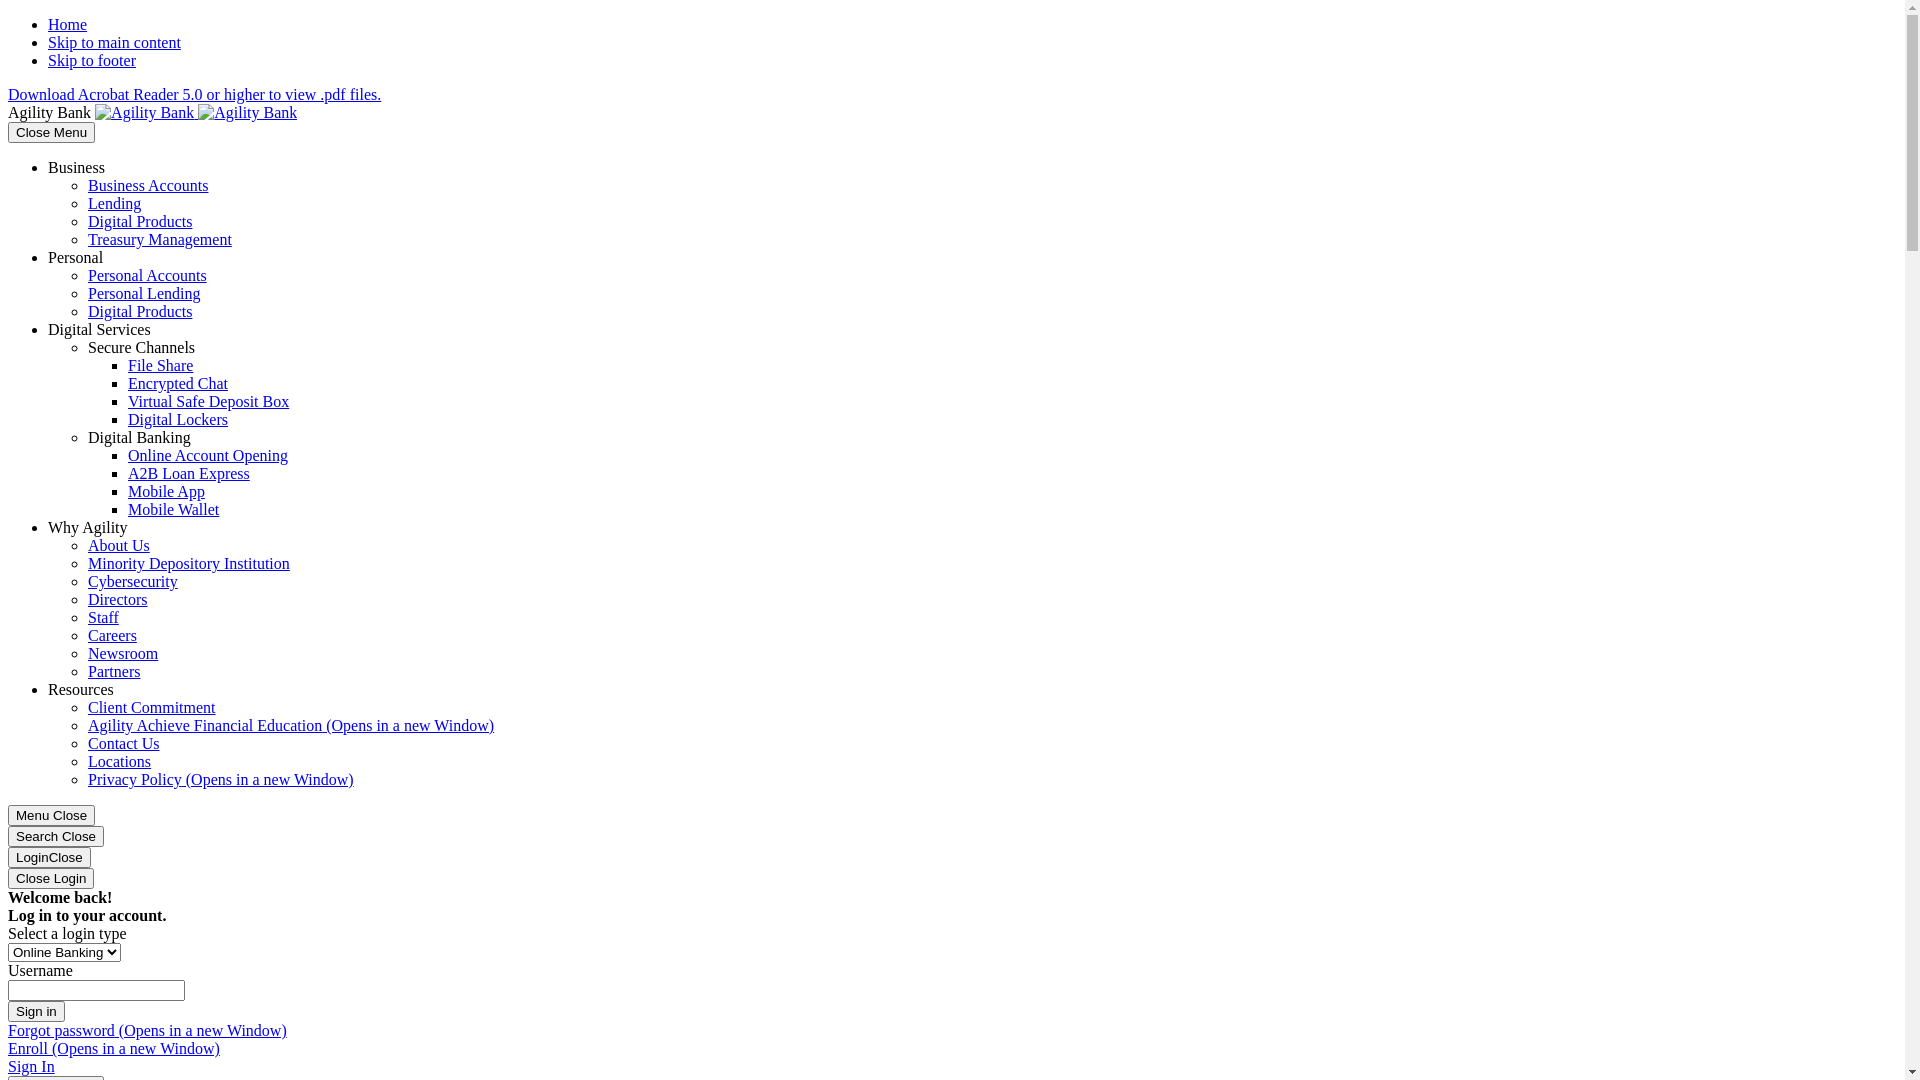 The height and width of the screenshot is (1080, 1920). I want to click on 'Home', so click(67, 24).